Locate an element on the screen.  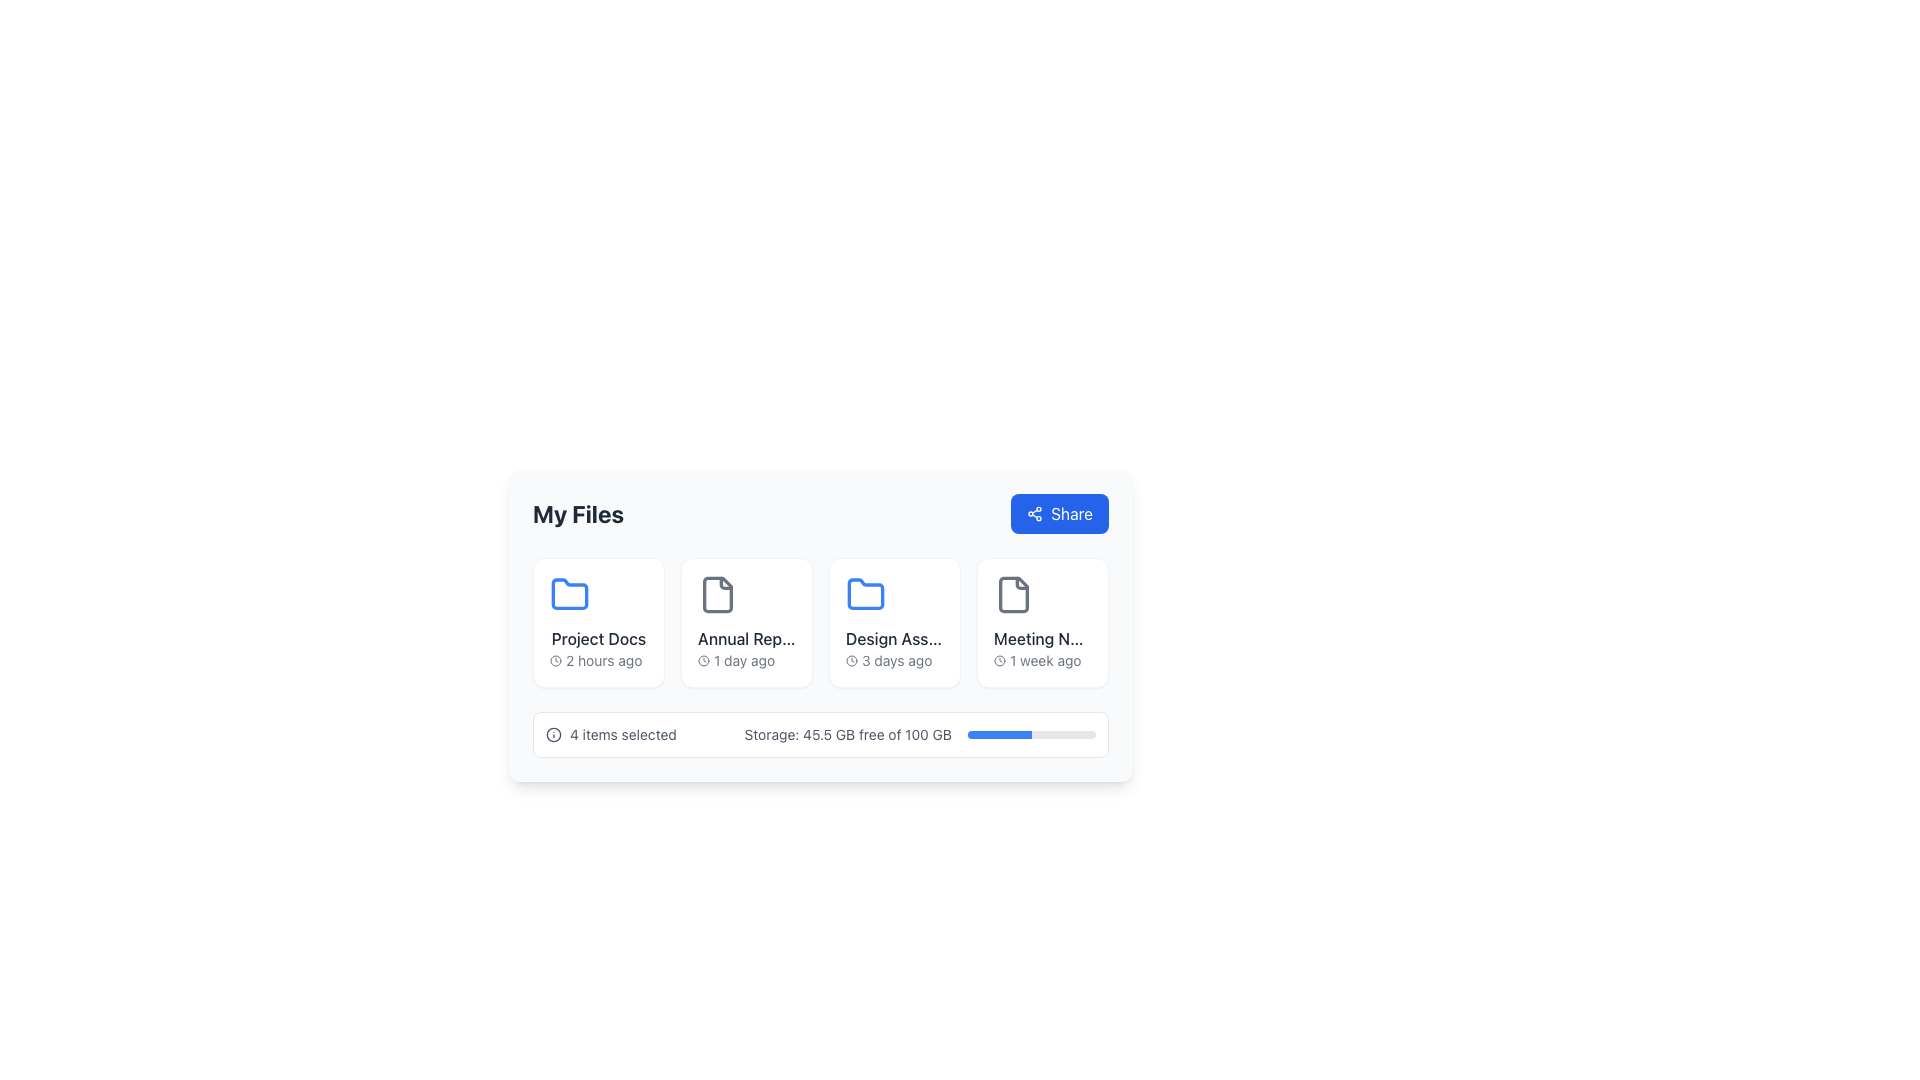
the circular component that is centrally located within the SVG clock icon, which is adjacent to the '2 hours ago' text under the 'Project Docs' label is located at coordinates (999, 660).